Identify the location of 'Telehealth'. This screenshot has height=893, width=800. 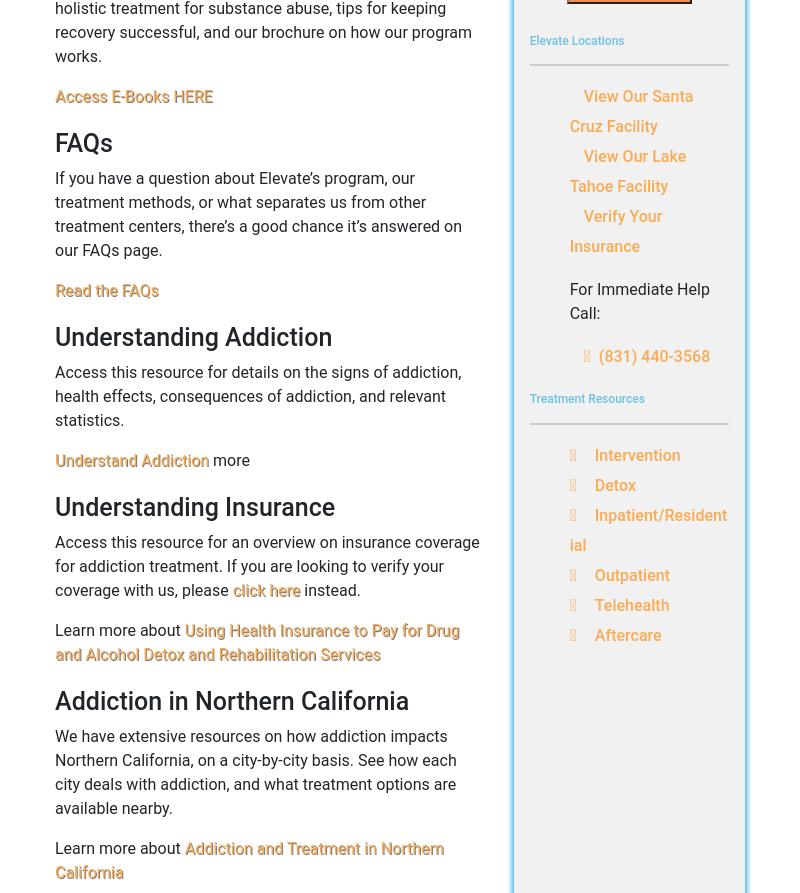
(631, 604).